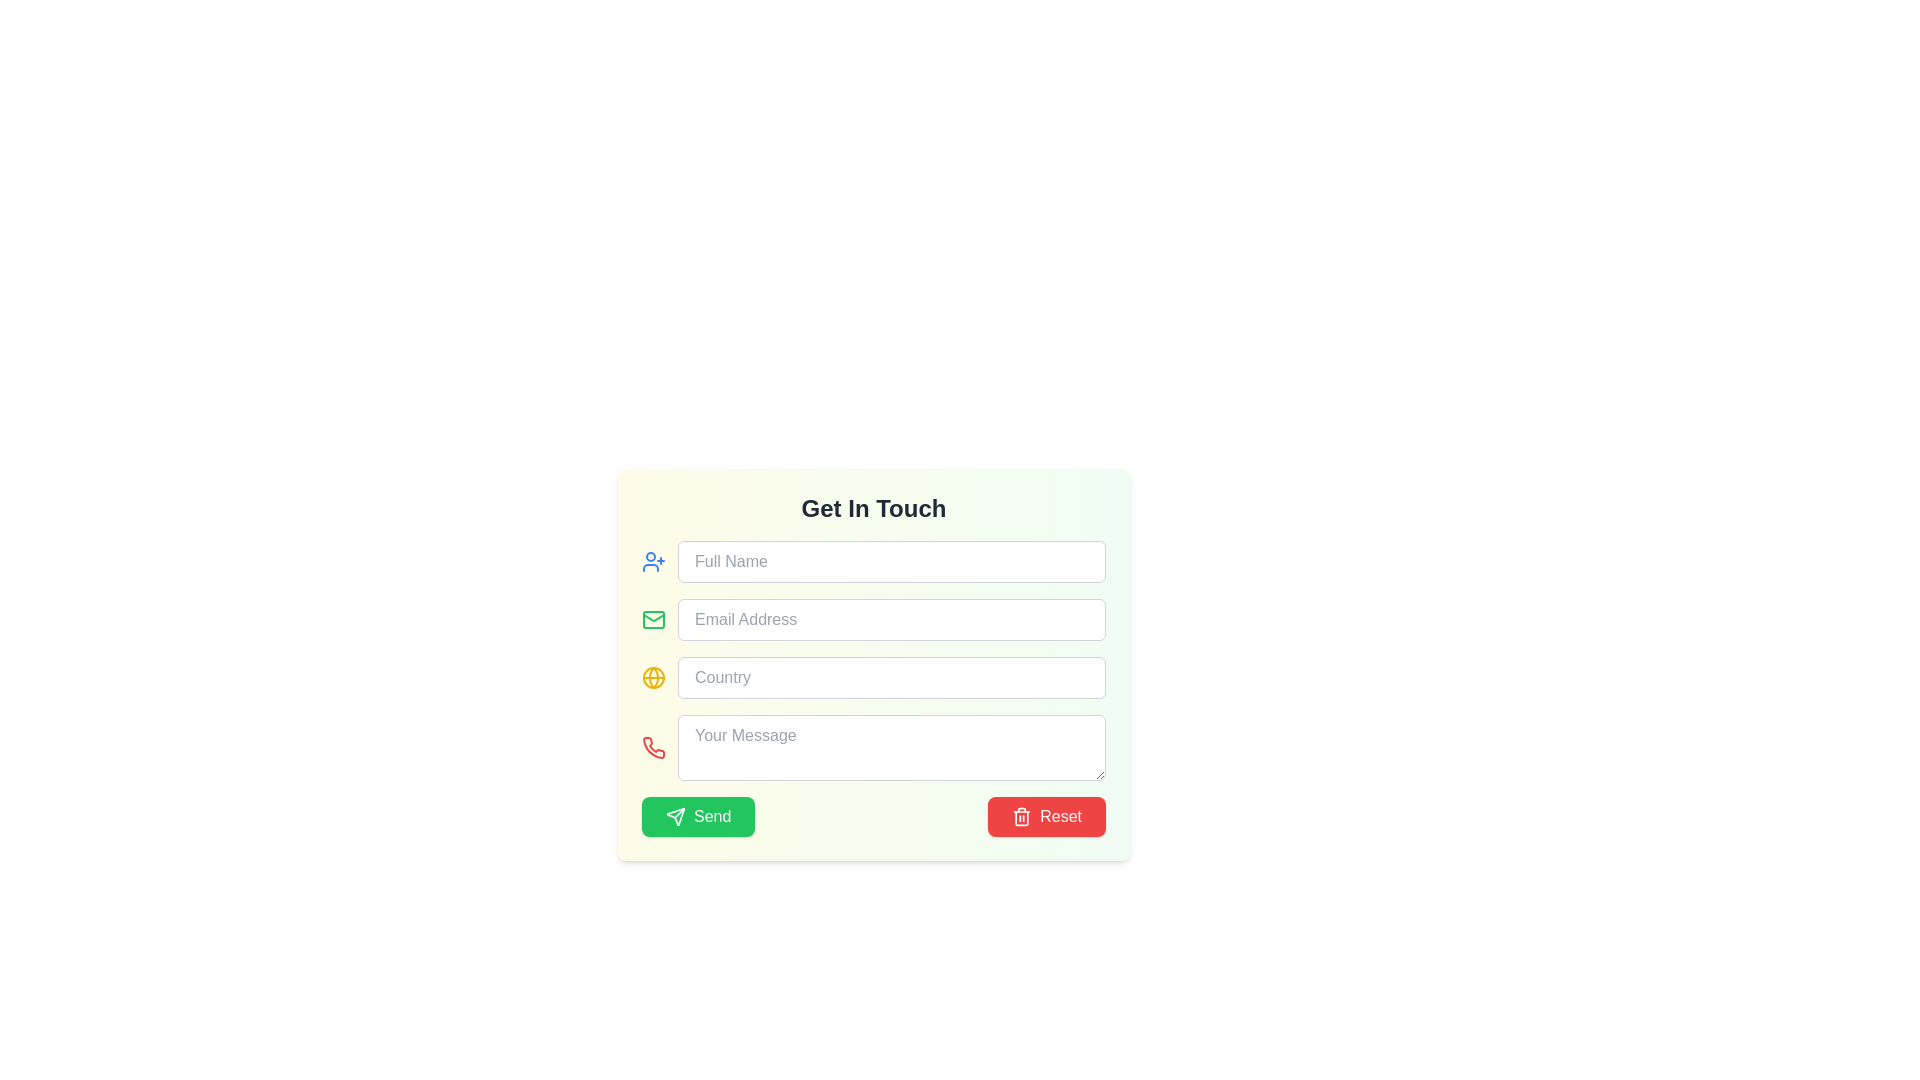  I want to click on the red 'Reset' button with a trash icon located at the bottom right of the form layout, so click(1046, 817).